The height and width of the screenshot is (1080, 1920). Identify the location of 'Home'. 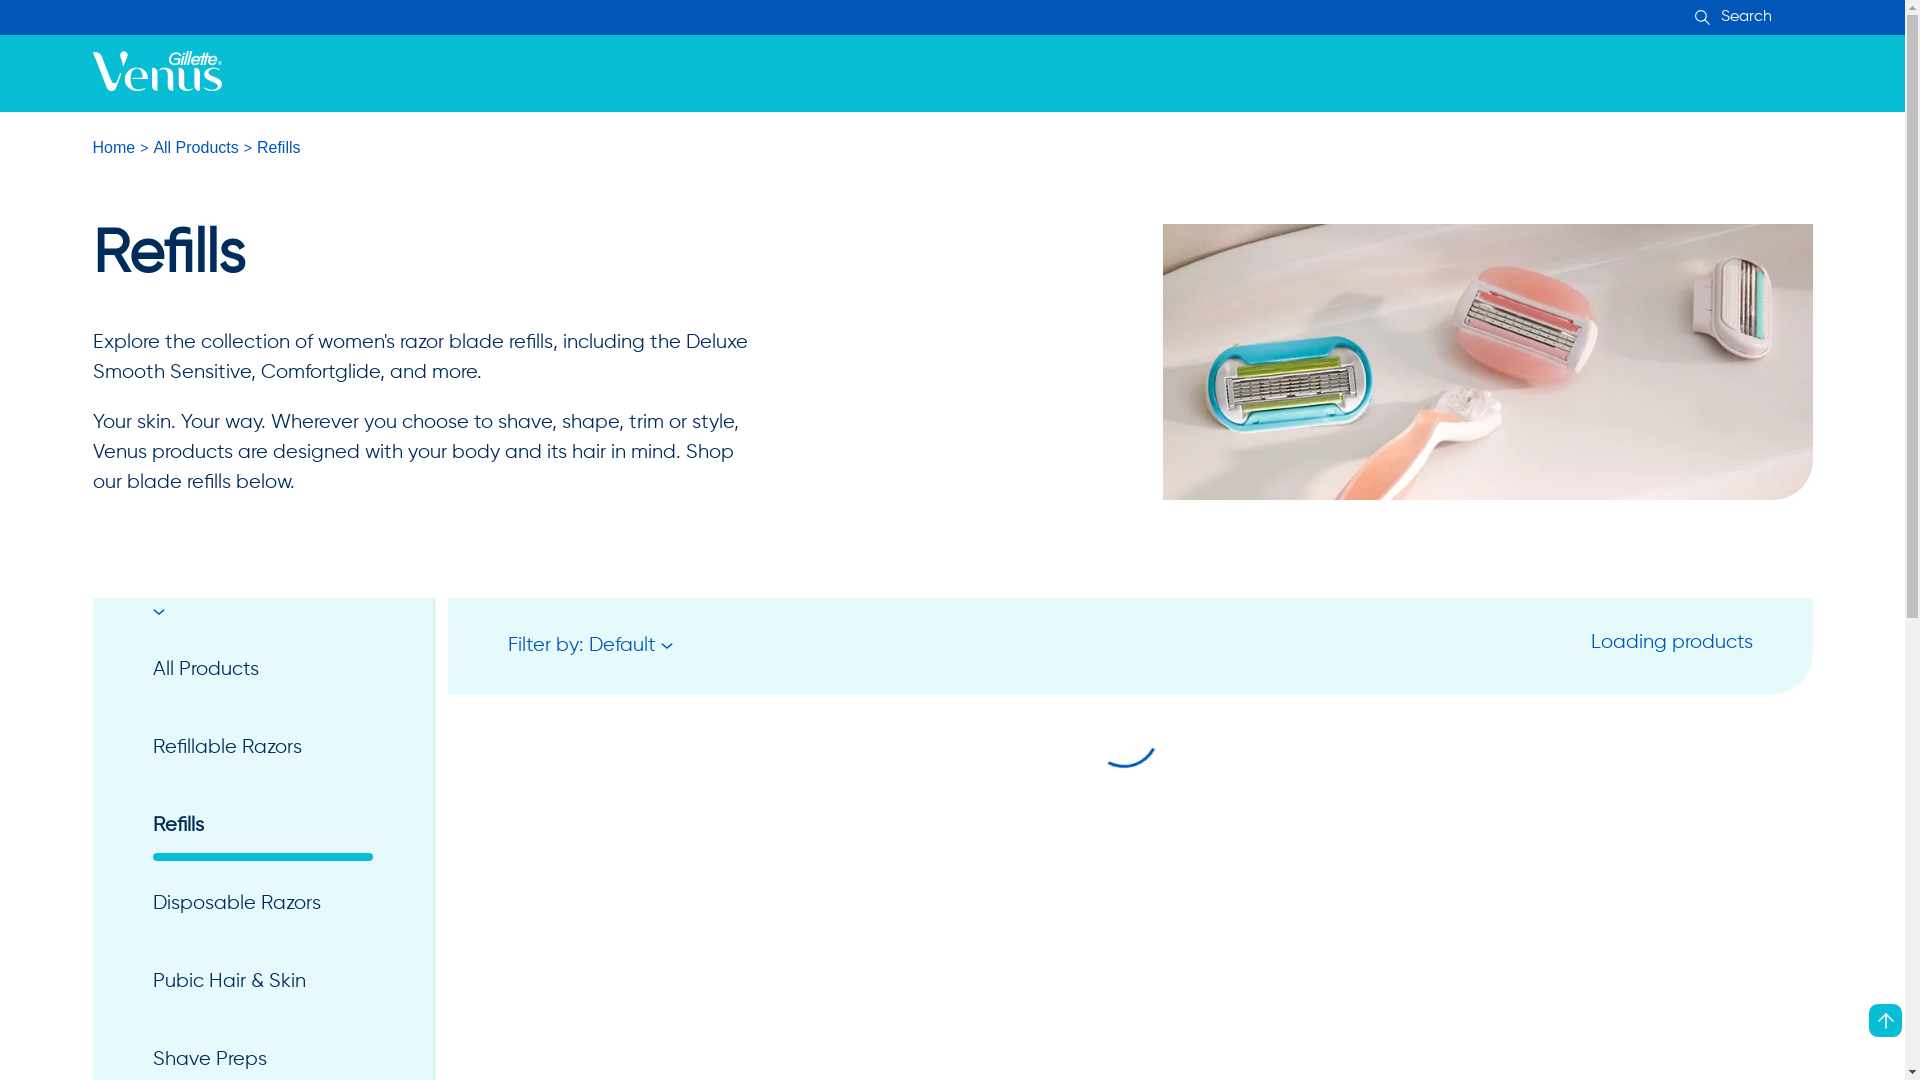
(112, 146).